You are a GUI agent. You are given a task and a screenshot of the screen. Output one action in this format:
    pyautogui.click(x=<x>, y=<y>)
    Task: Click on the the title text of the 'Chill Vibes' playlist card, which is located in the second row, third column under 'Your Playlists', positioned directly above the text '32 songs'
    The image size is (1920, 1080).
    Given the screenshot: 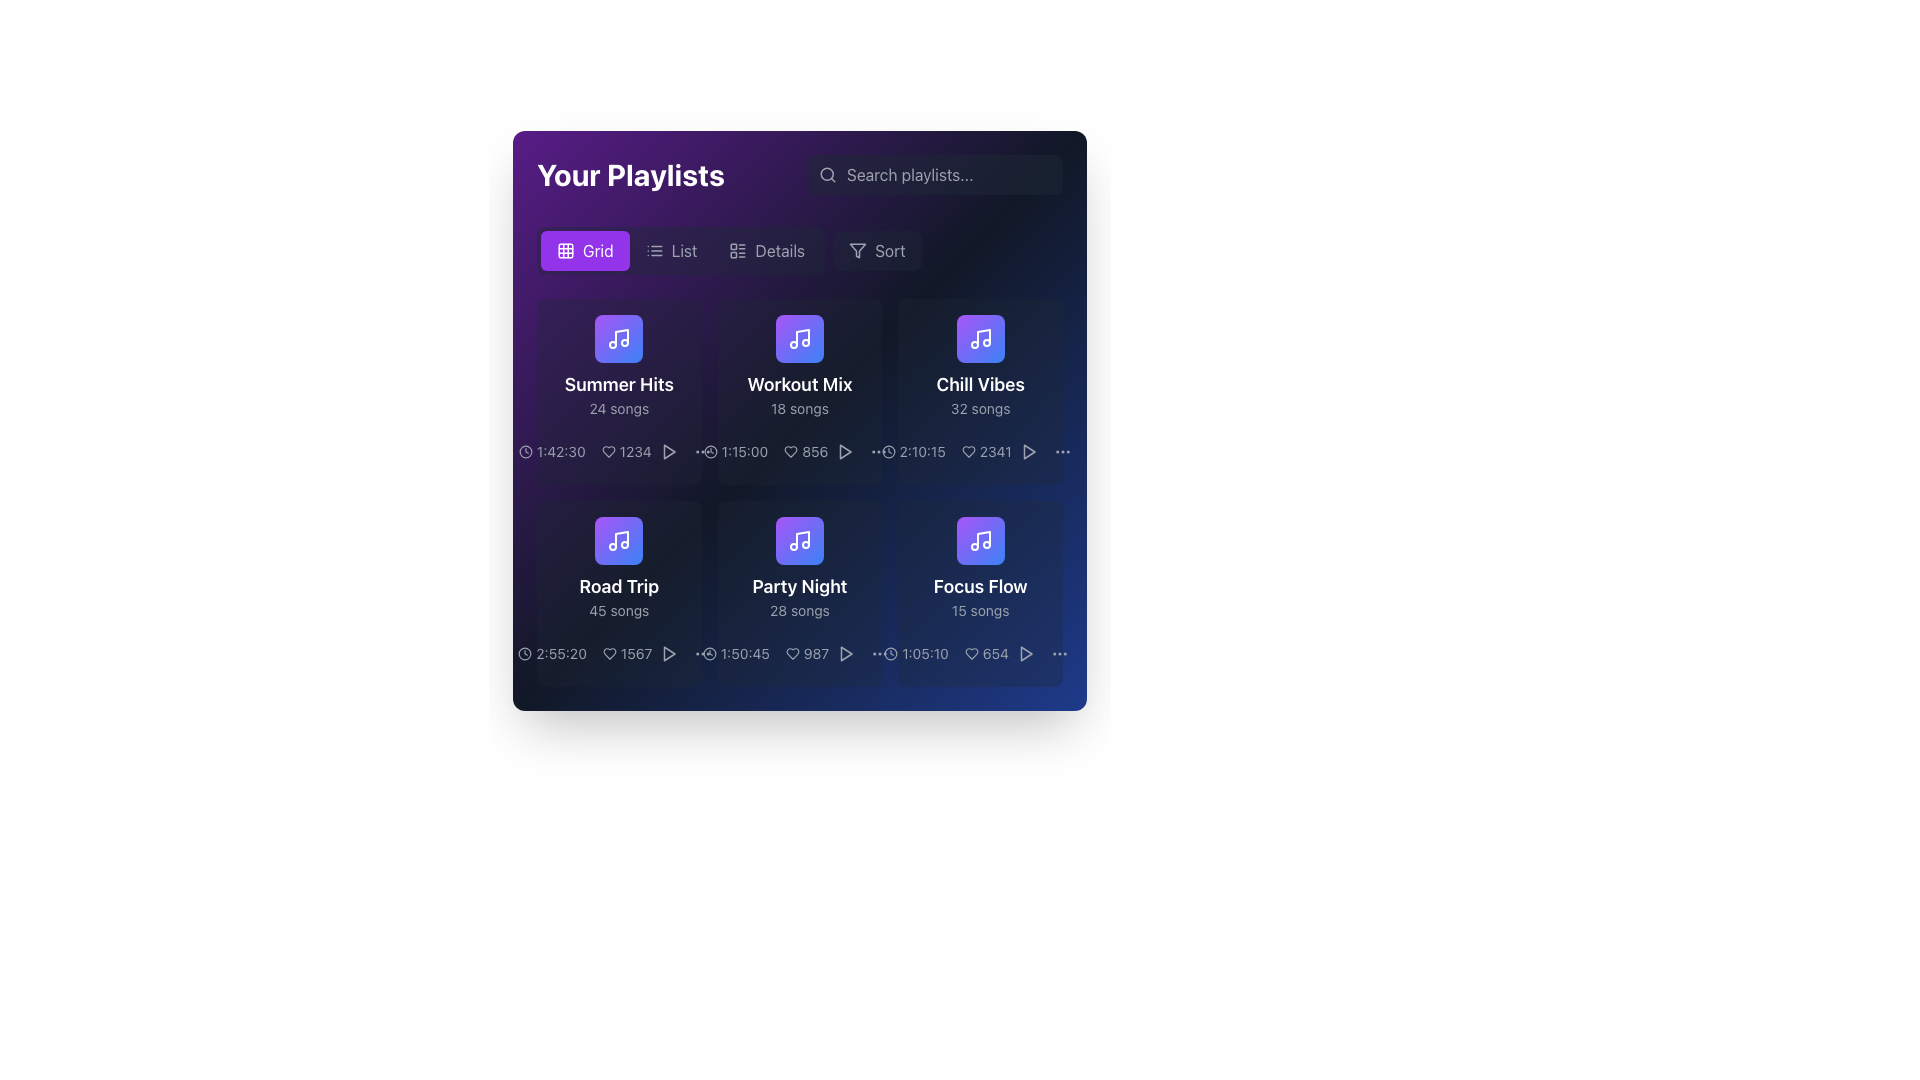 What is the action you would take?
    pyautogui.click(x=980, y=385)
    